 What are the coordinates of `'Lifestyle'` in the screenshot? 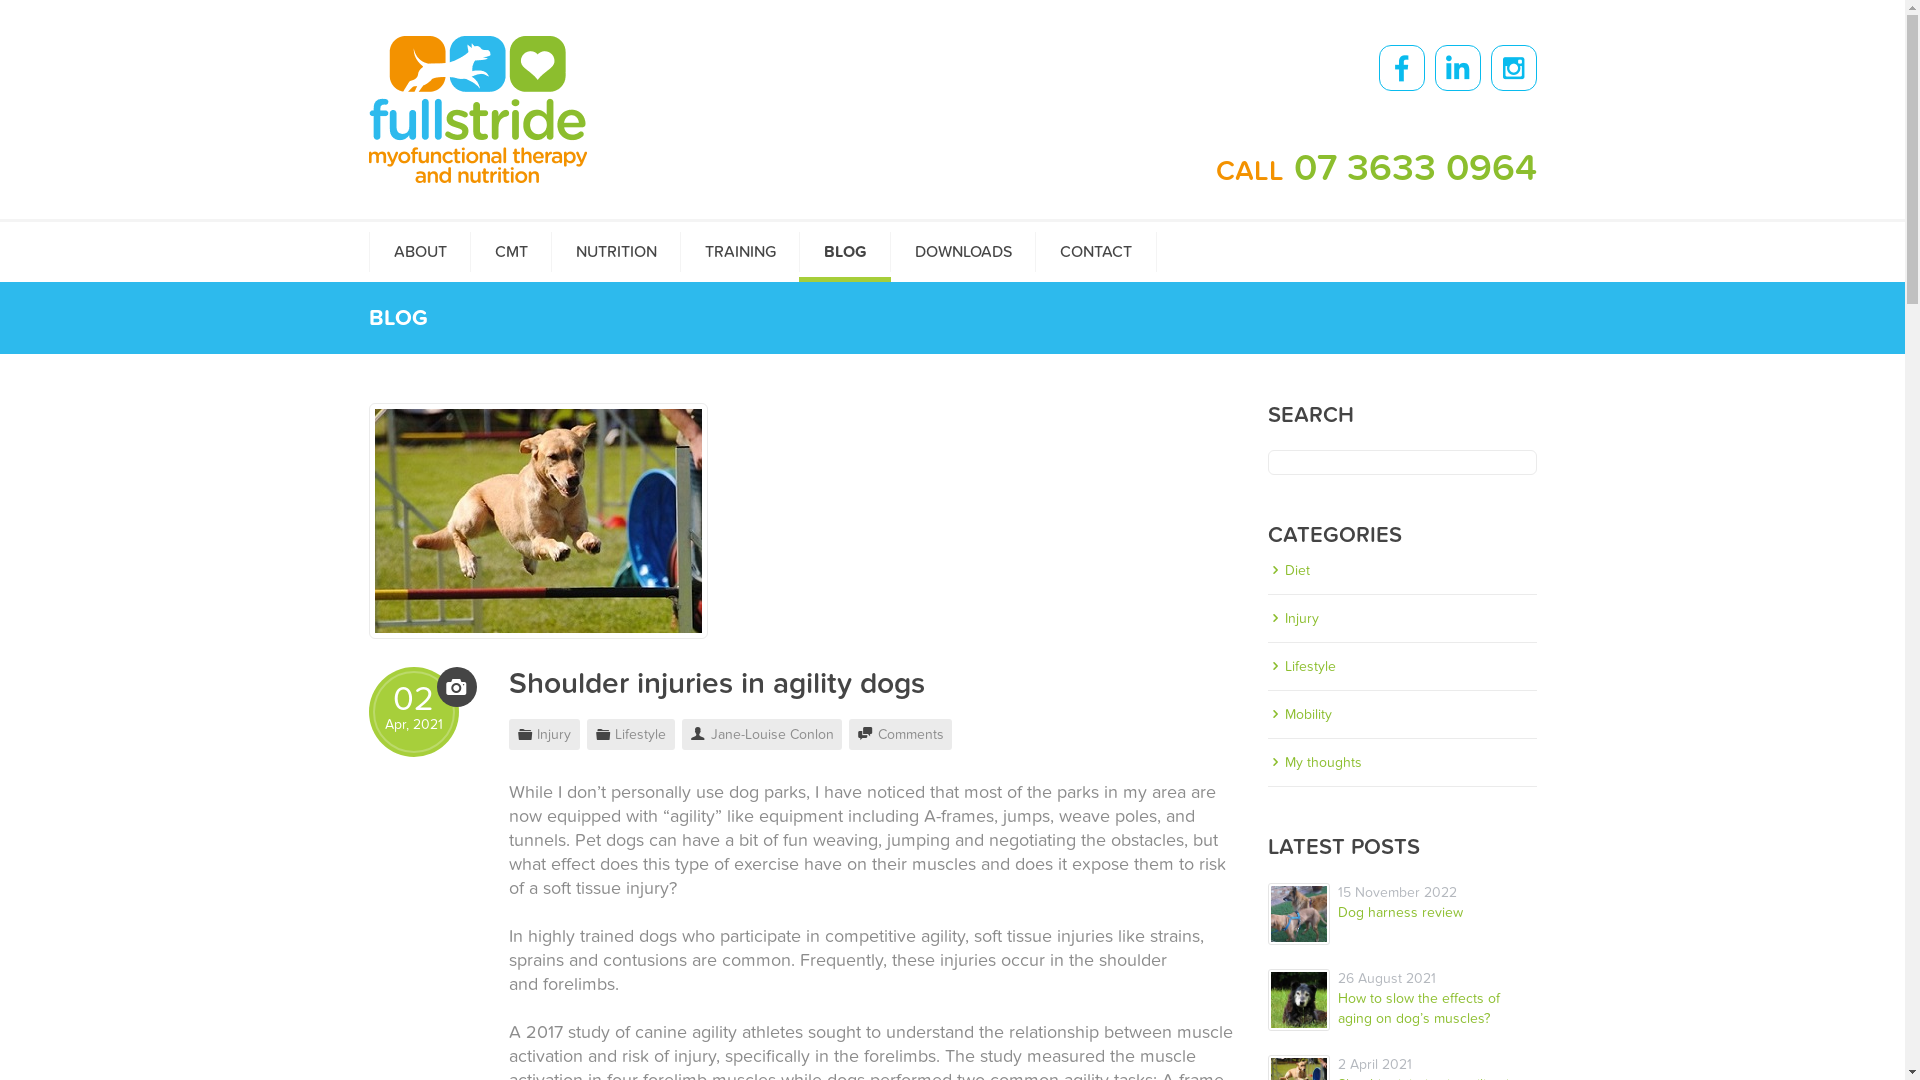 It's located at (1401, 666).